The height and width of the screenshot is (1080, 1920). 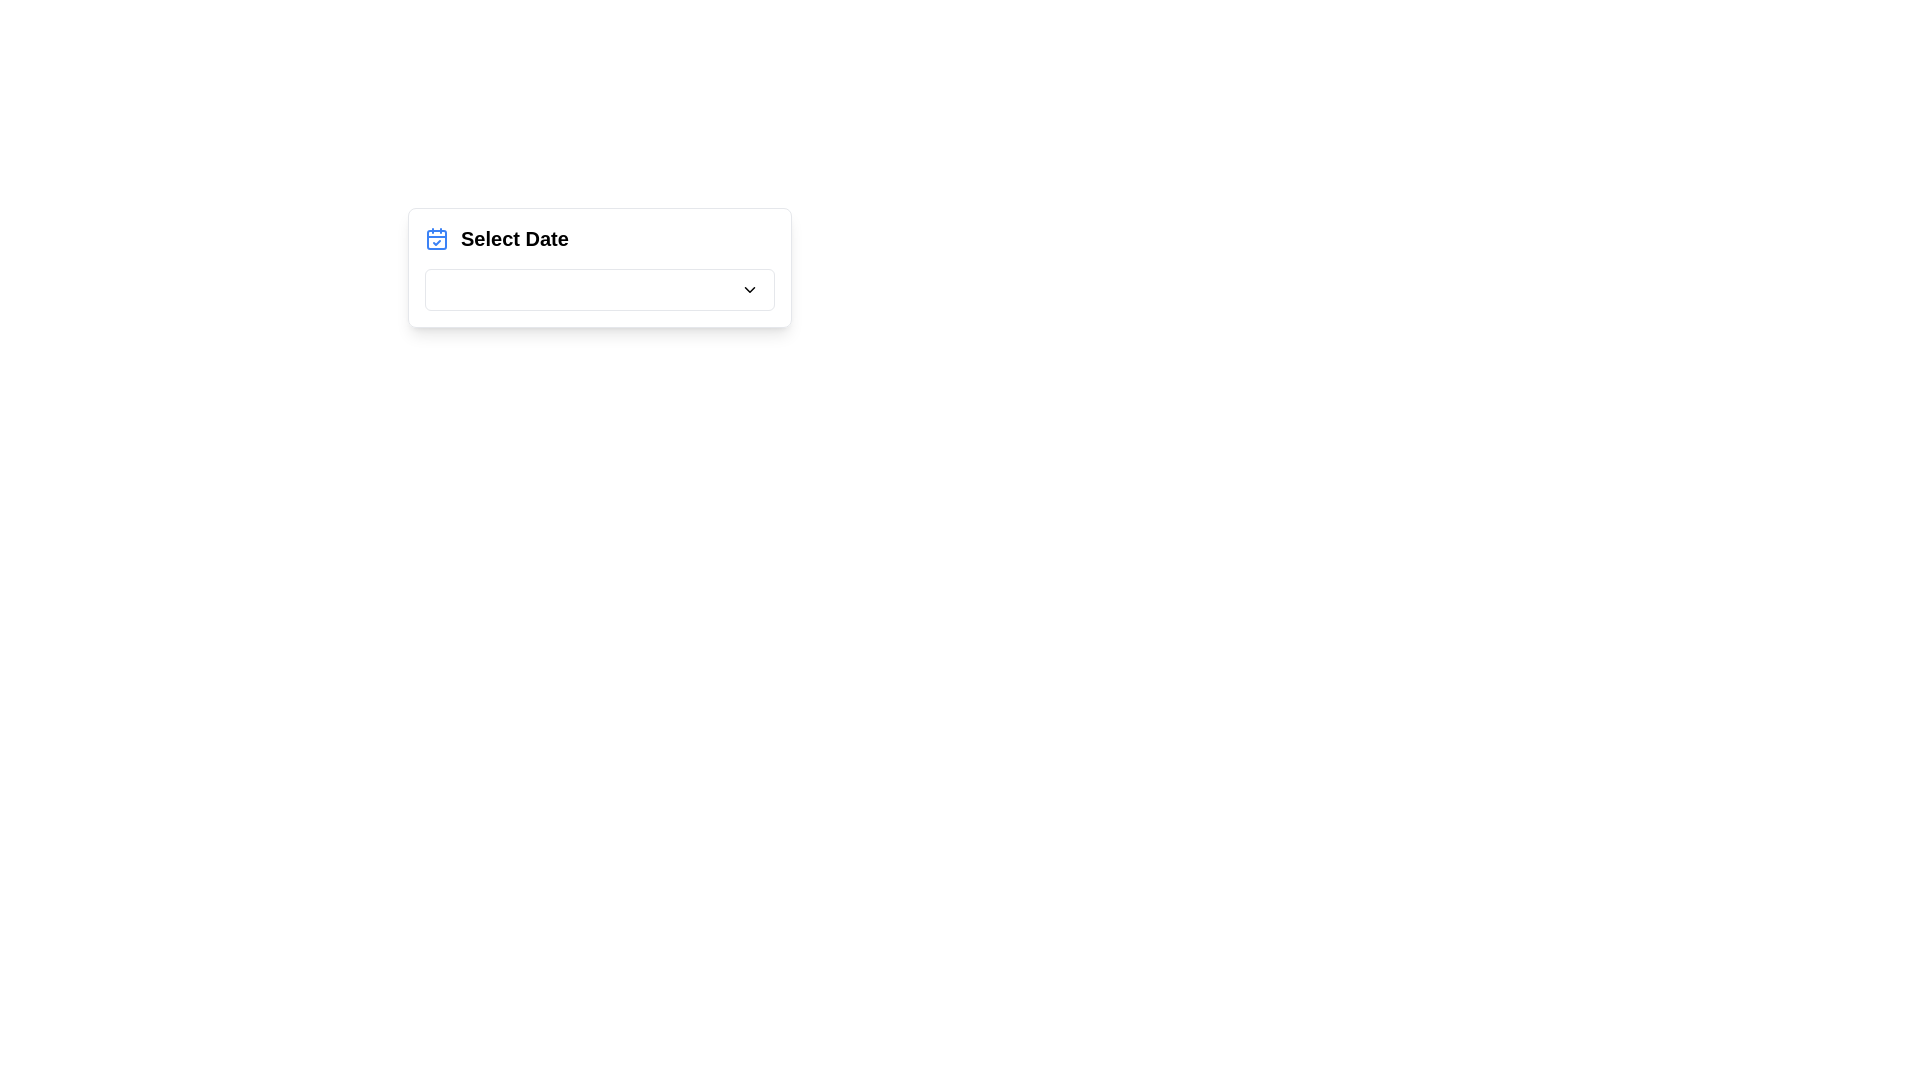 I want to click on the Dropdown Indicator Icon located in the top-right corner of the text input field, so click(x=748, y=289).